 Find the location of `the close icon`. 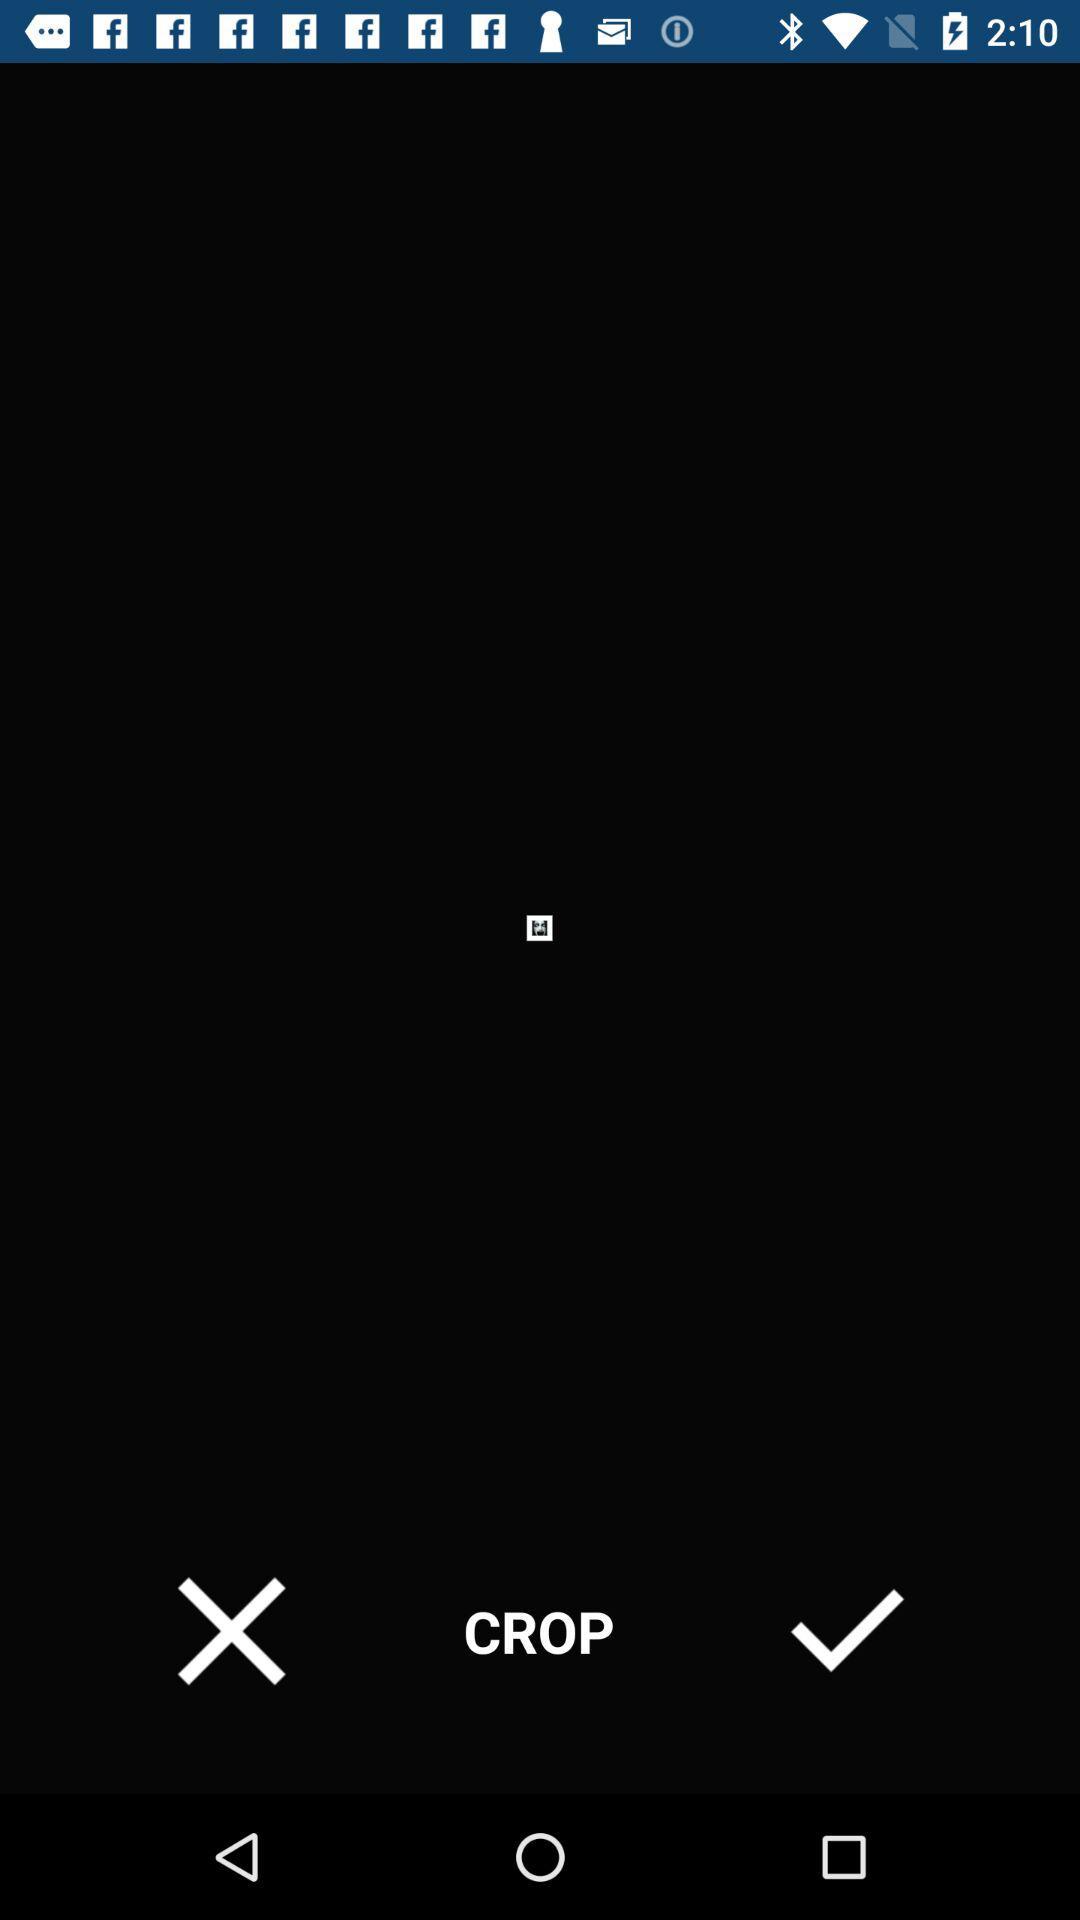

the close icon is located at coordinates (230, 1631).